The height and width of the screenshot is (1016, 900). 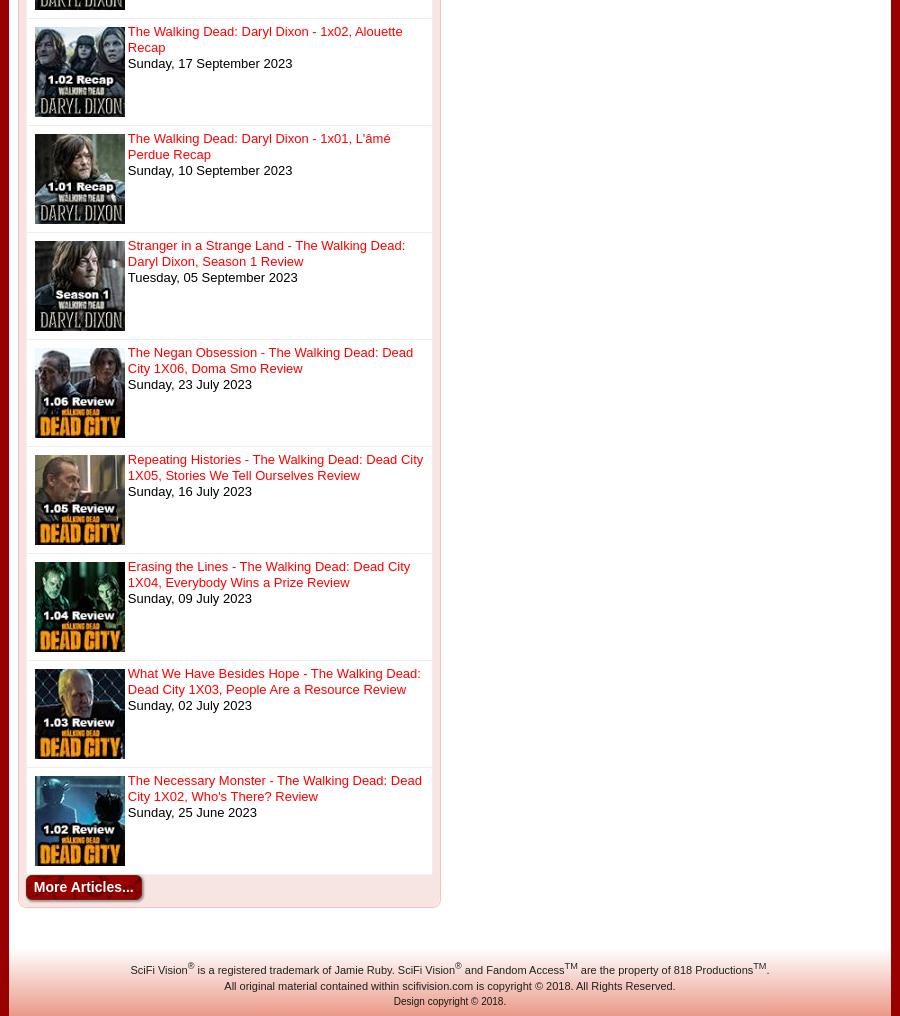 What do you see at coordinates (126, 360) in the screenshot?
I see `'The Negan Obsession - The Walking Dead: Dead City 1X06, Doma Smo Review'` at bounding box center [126, 360].